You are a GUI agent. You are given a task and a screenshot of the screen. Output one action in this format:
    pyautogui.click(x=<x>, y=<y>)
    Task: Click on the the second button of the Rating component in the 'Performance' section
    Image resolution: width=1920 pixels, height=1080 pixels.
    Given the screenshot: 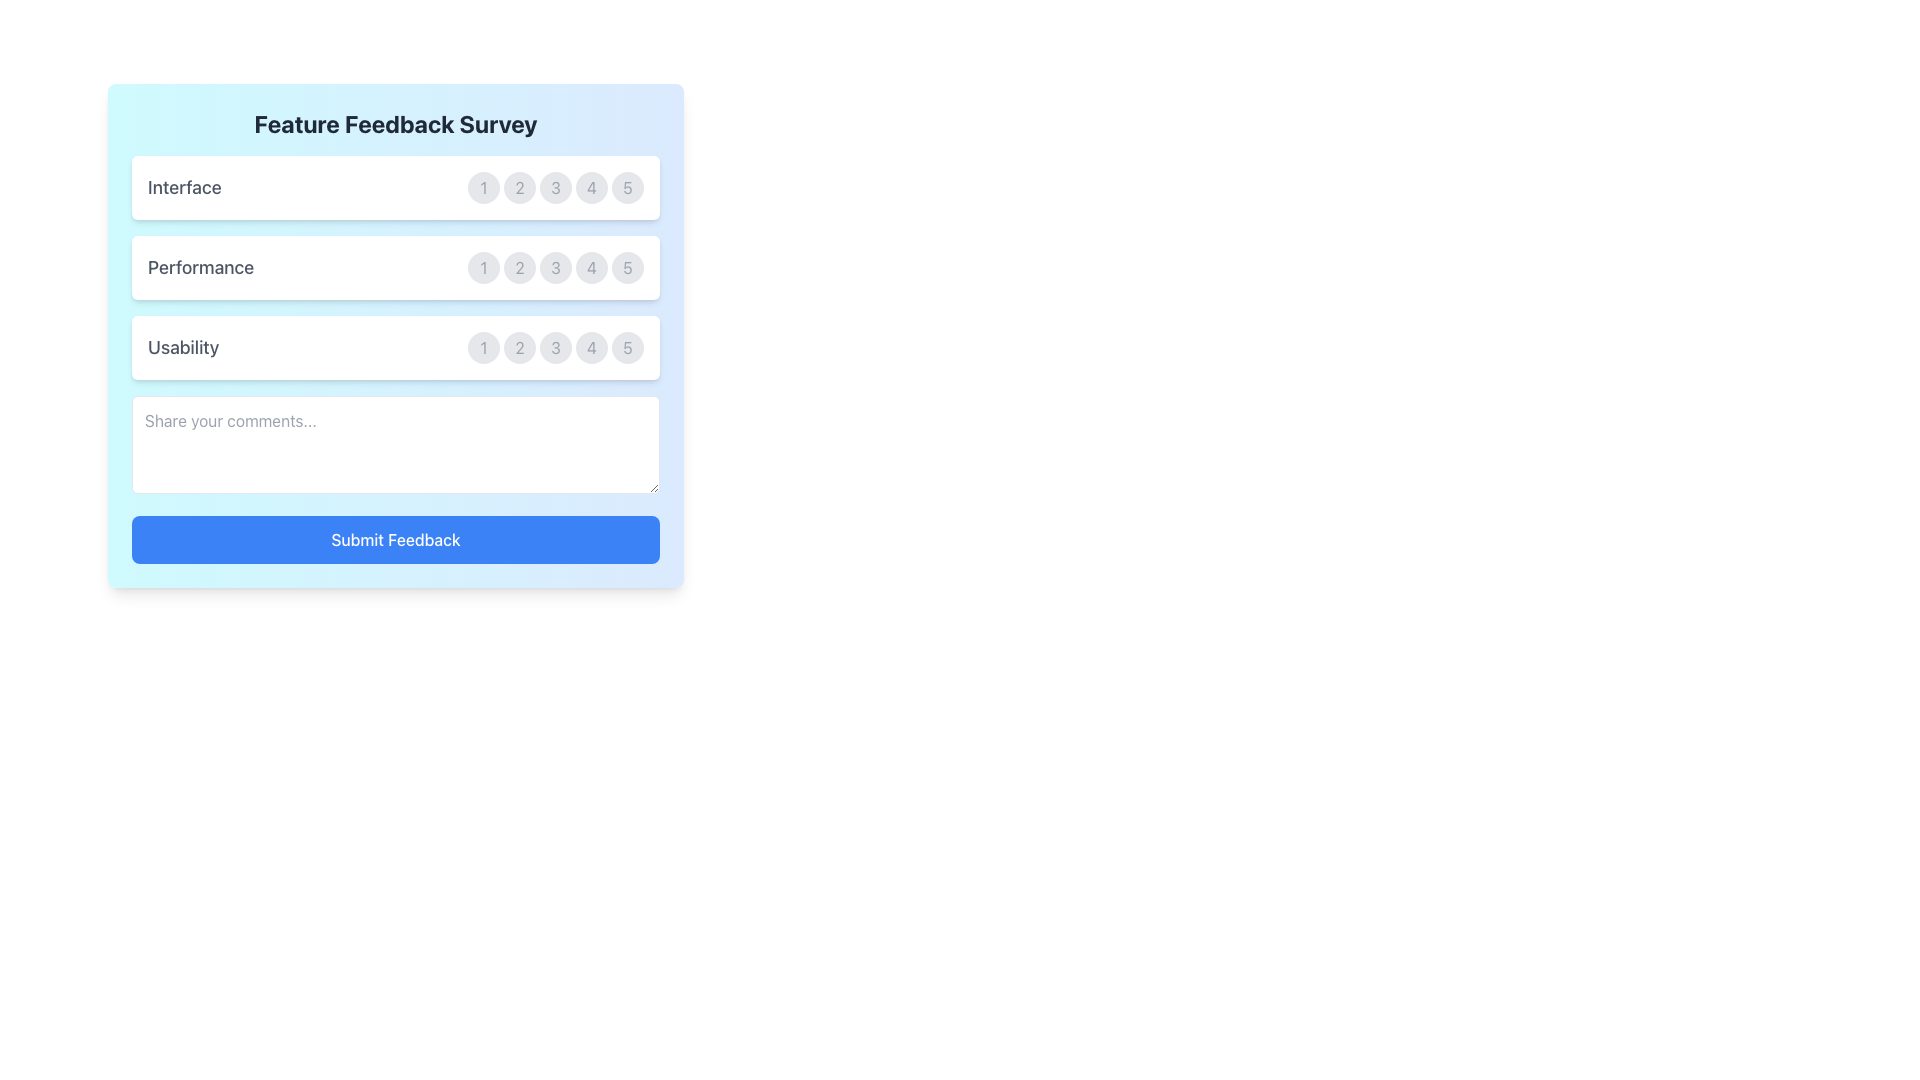 What is the action you would take?
    pyautogui.click(x=556, y=266)
    